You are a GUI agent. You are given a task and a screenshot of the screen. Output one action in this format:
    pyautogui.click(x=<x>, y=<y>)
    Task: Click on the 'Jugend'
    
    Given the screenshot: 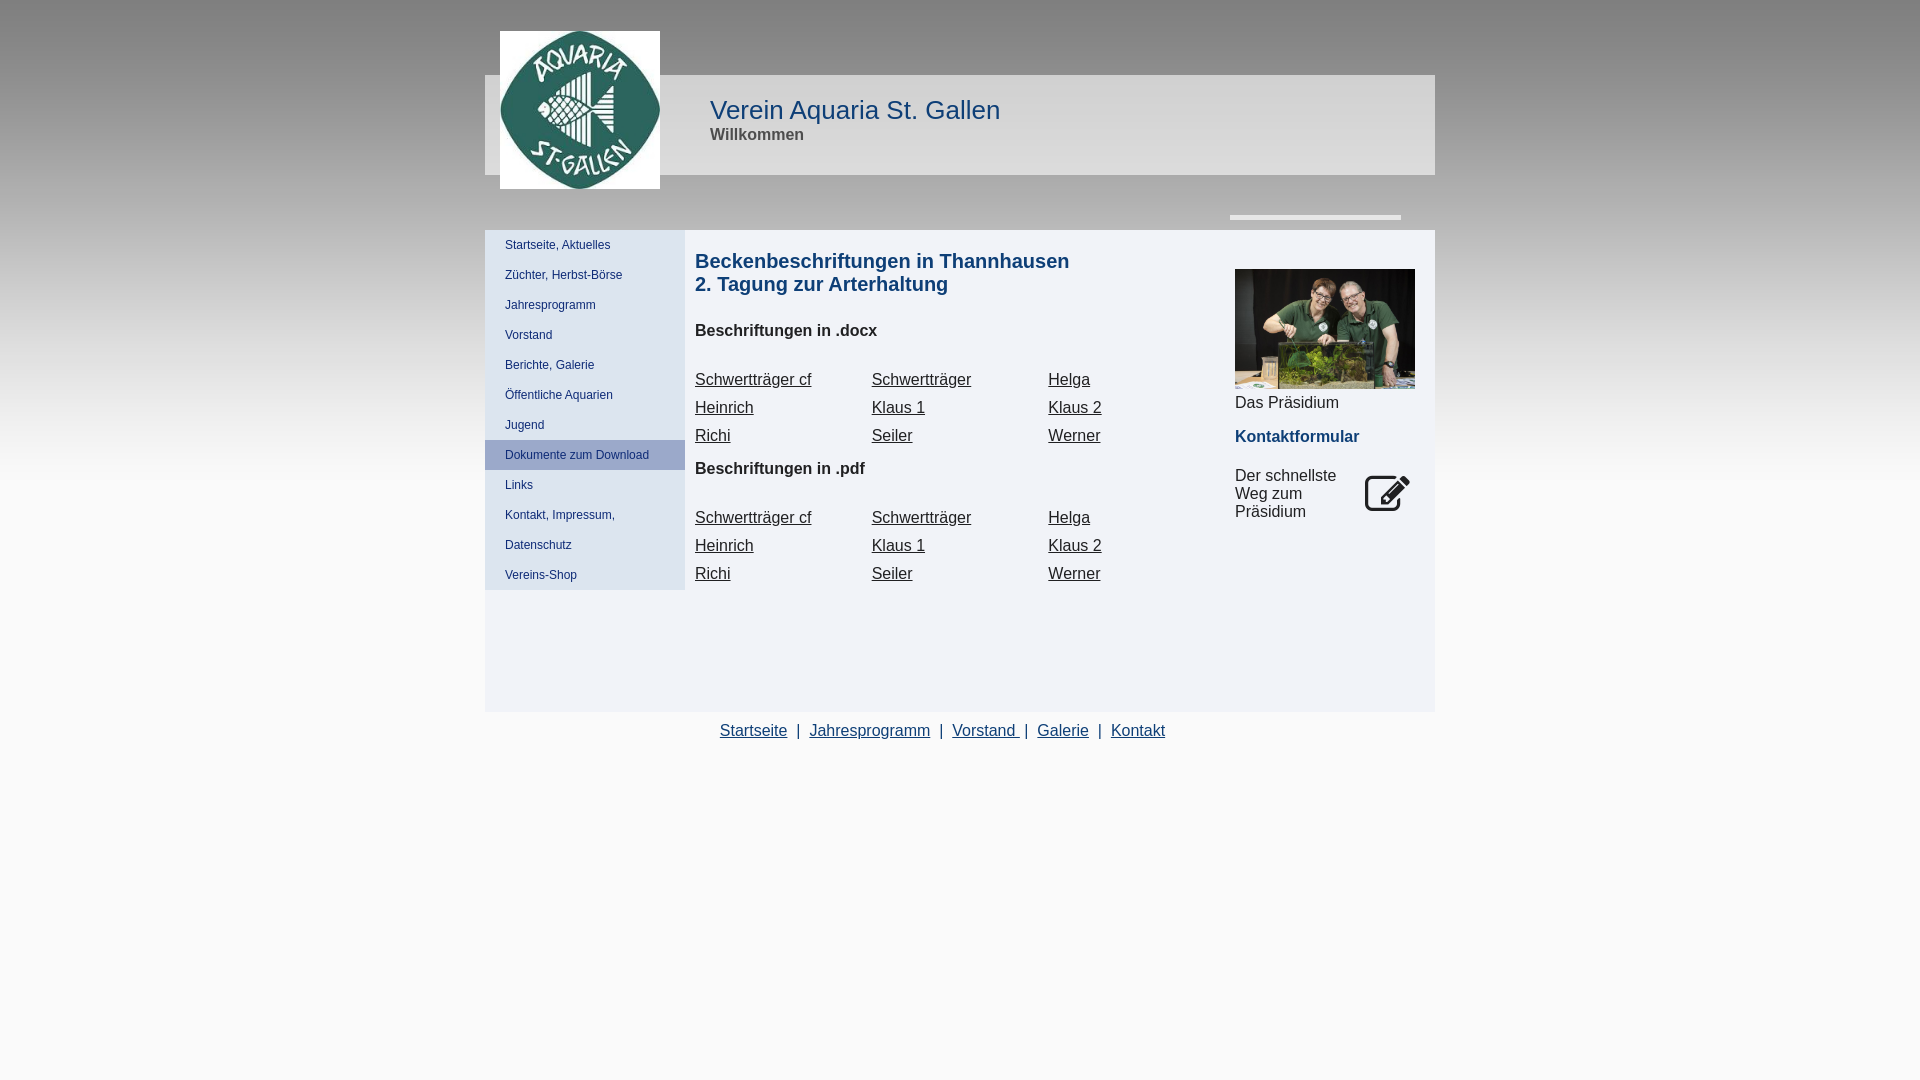 What is the action you would take?
    pyautogui.click(x=584, y=423)
    